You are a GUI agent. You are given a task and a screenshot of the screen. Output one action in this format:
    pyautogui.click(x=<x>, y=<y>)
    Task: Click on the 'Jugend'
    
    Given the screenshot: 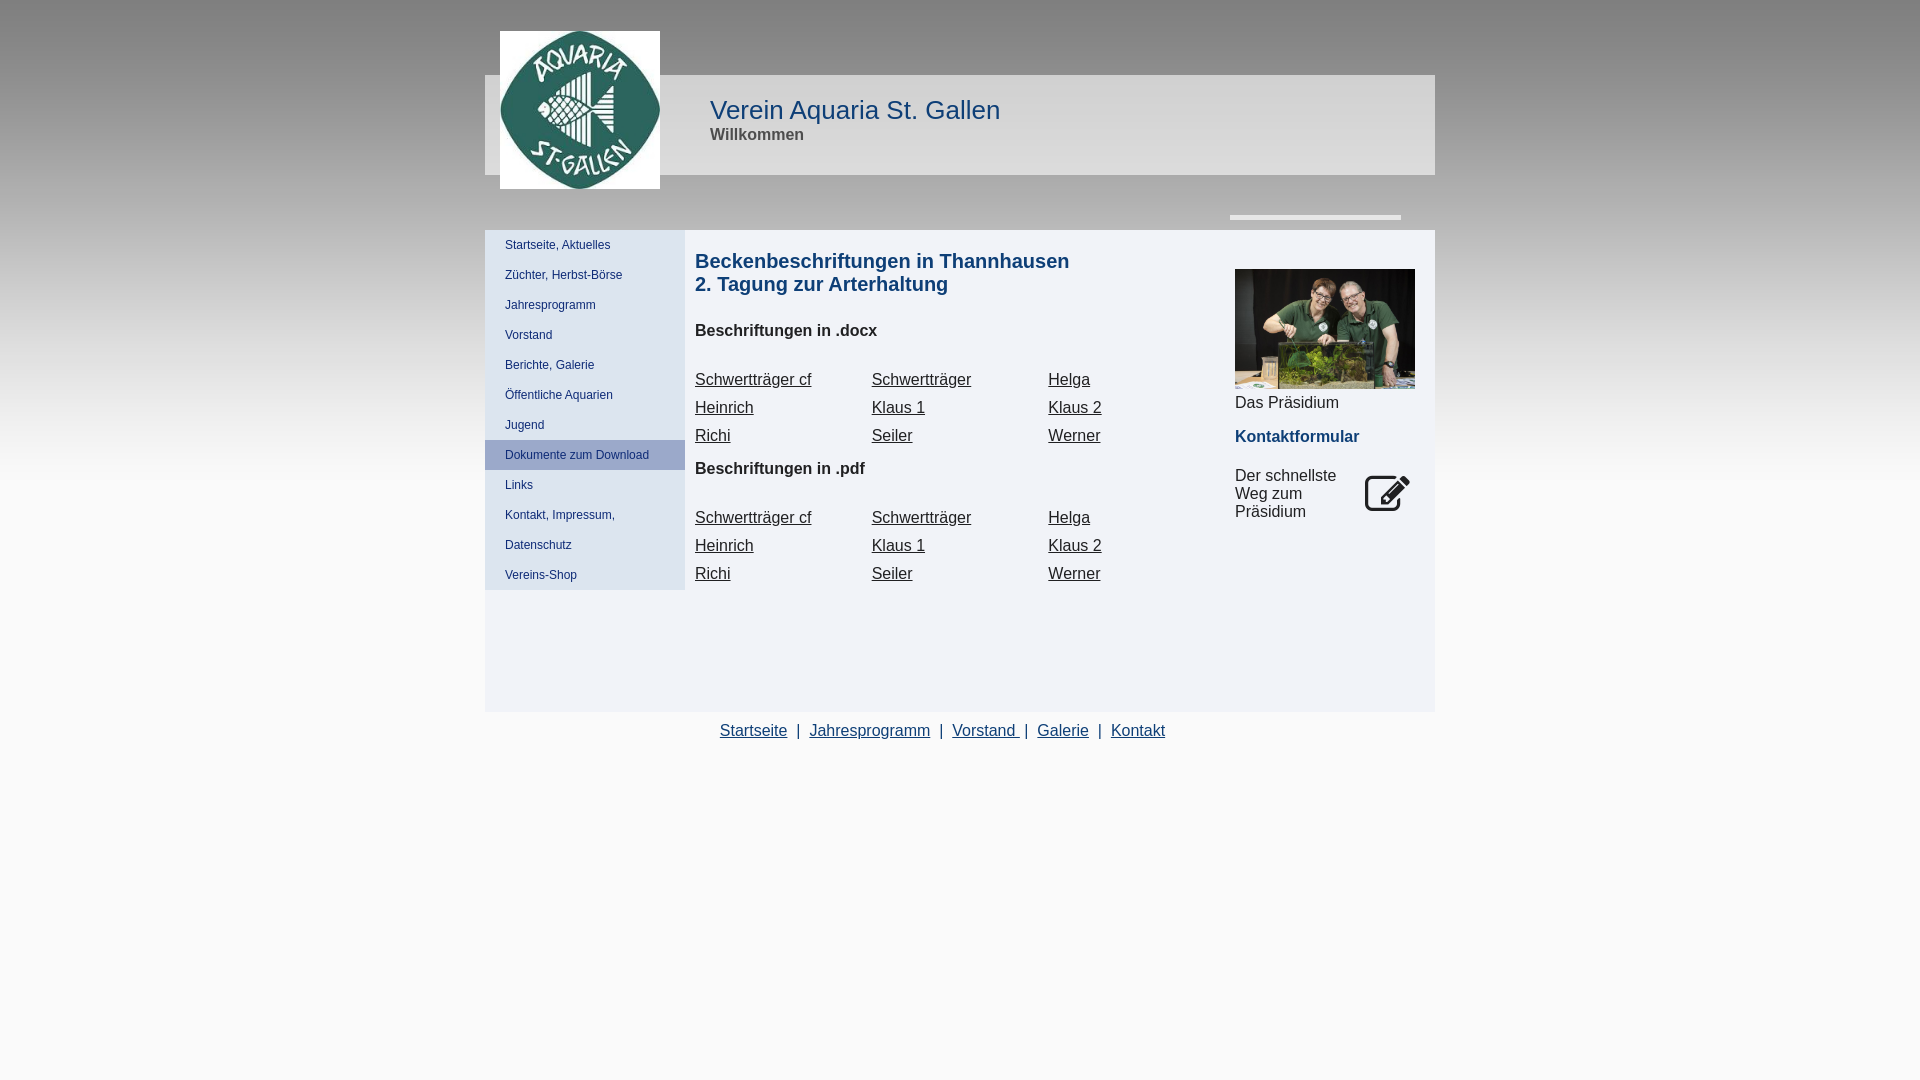 What is the action you would take?
    pyautogui.click(x=584, y=423)
    